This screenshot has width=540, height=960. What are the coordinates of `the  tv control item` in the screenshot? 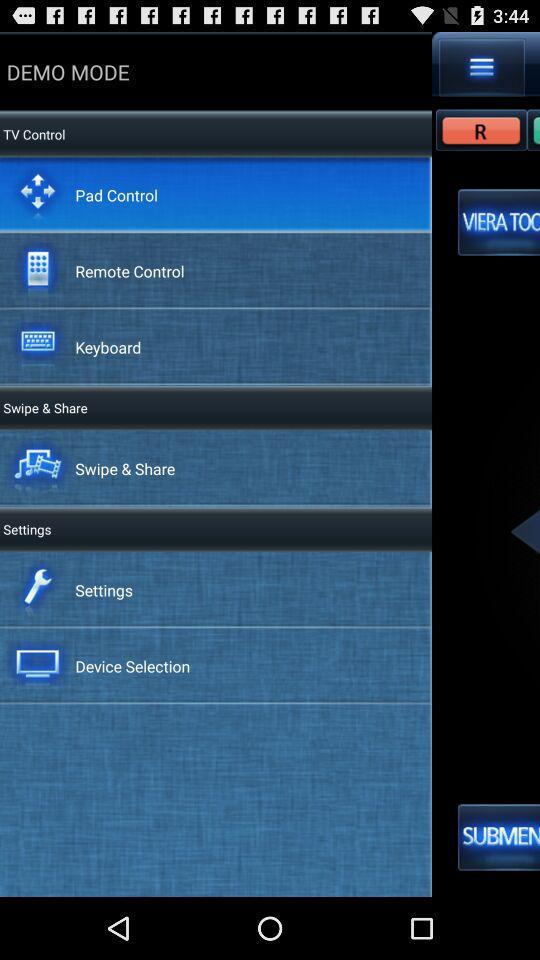 It's located at (31, 133).